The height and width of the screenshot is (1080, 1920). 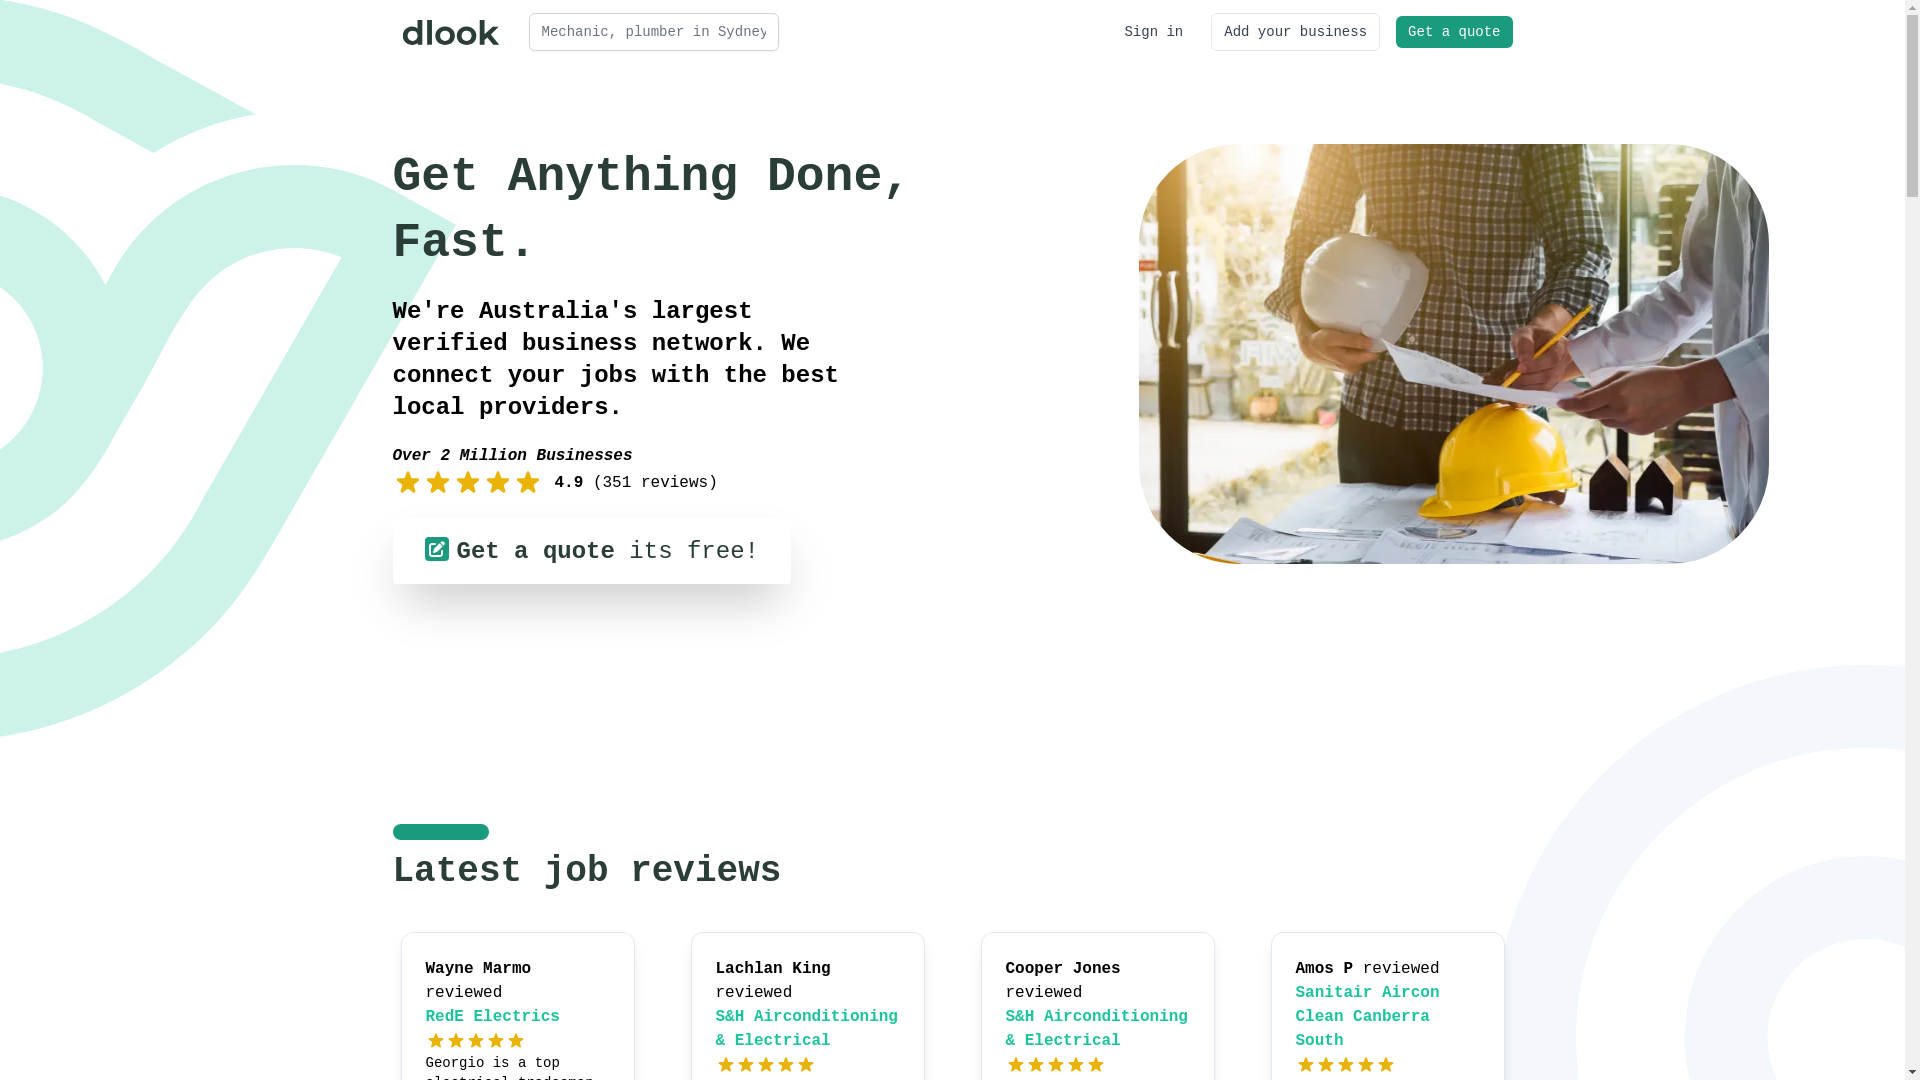 I want to click on 'Sanitair Aircon Clean Canberra South', so click(x=1296, y=1017).